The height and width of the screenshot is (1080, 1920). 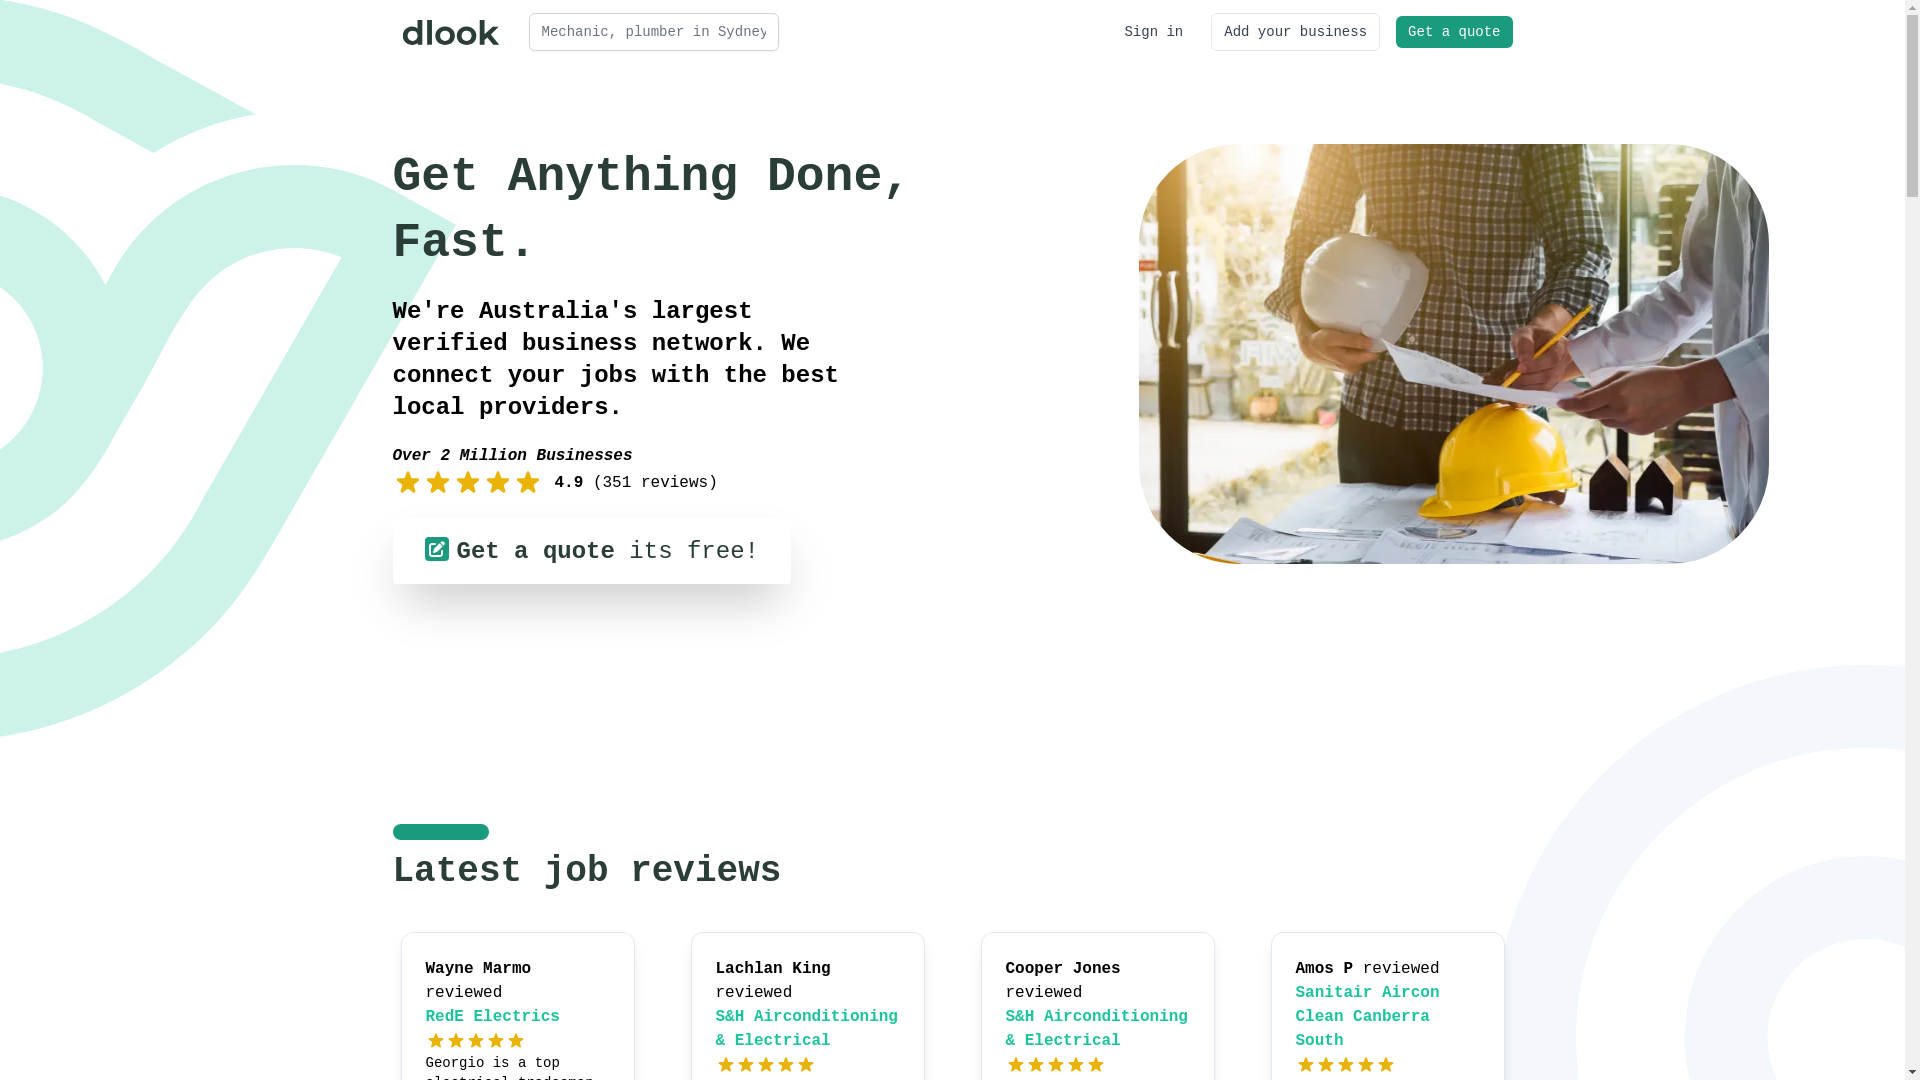 I want to click on 'Sanitair Aircon Clean Canberra South', so click(x=1296, y=1017).